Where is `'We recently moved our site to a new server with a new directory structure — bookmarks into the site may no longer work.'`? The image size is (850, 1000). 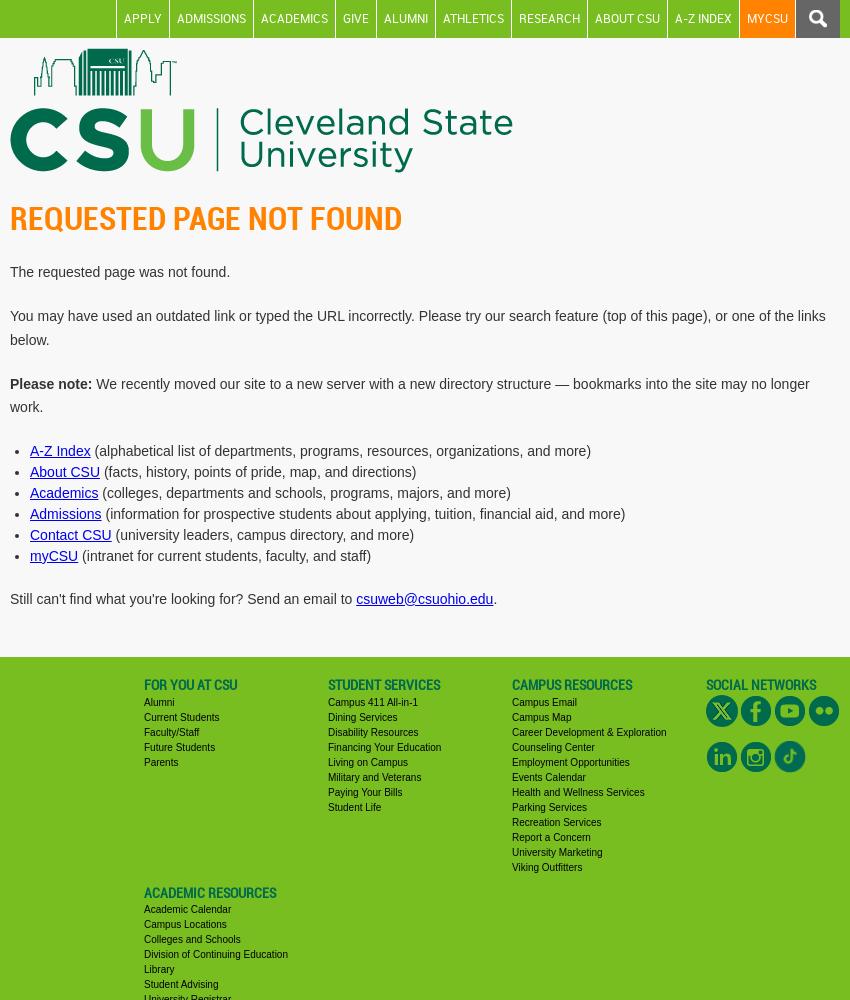
'We recently moved our site to a new server with a new directory structure — bookmarks into the site may no longer work.' is located at coordinates (409, 395).